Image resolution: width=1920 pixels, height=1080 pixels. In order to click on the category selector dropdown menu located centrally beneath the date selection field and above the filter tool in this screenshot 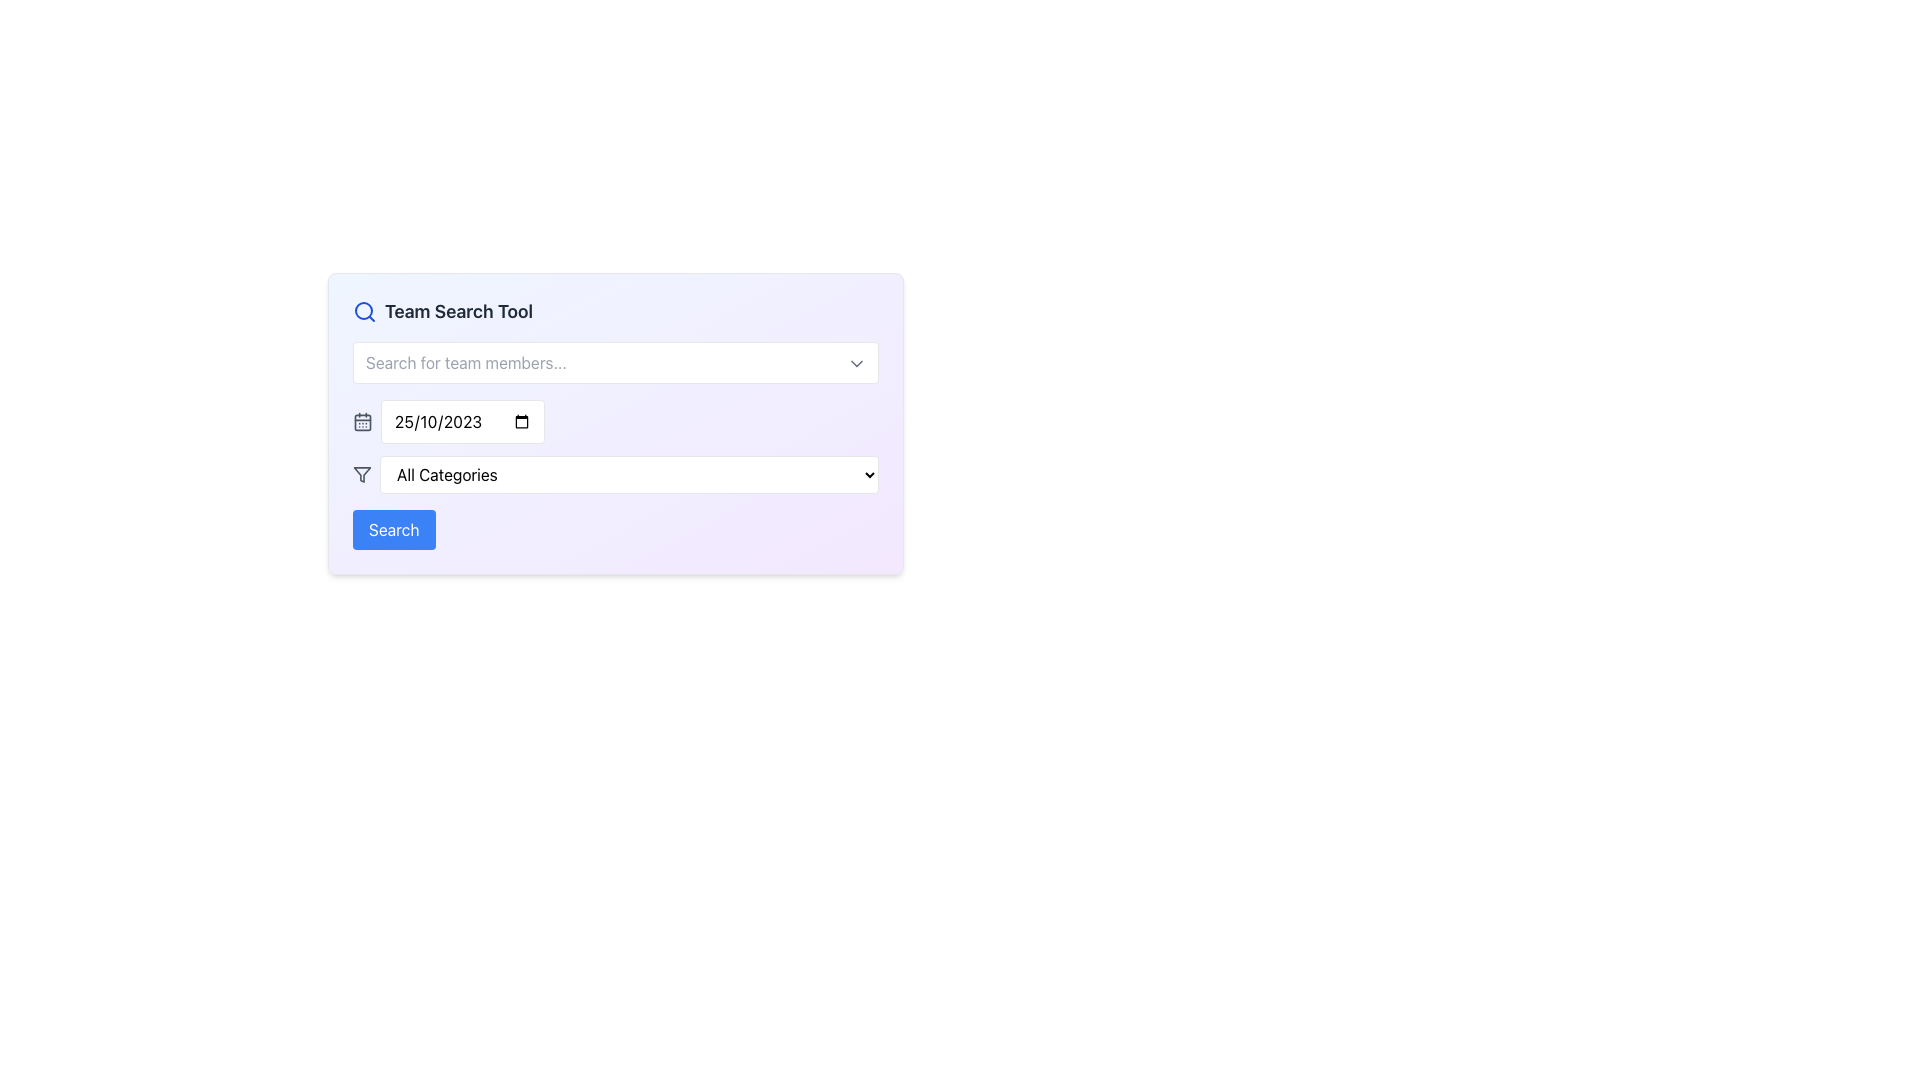, I will do `click(614, 446)`.